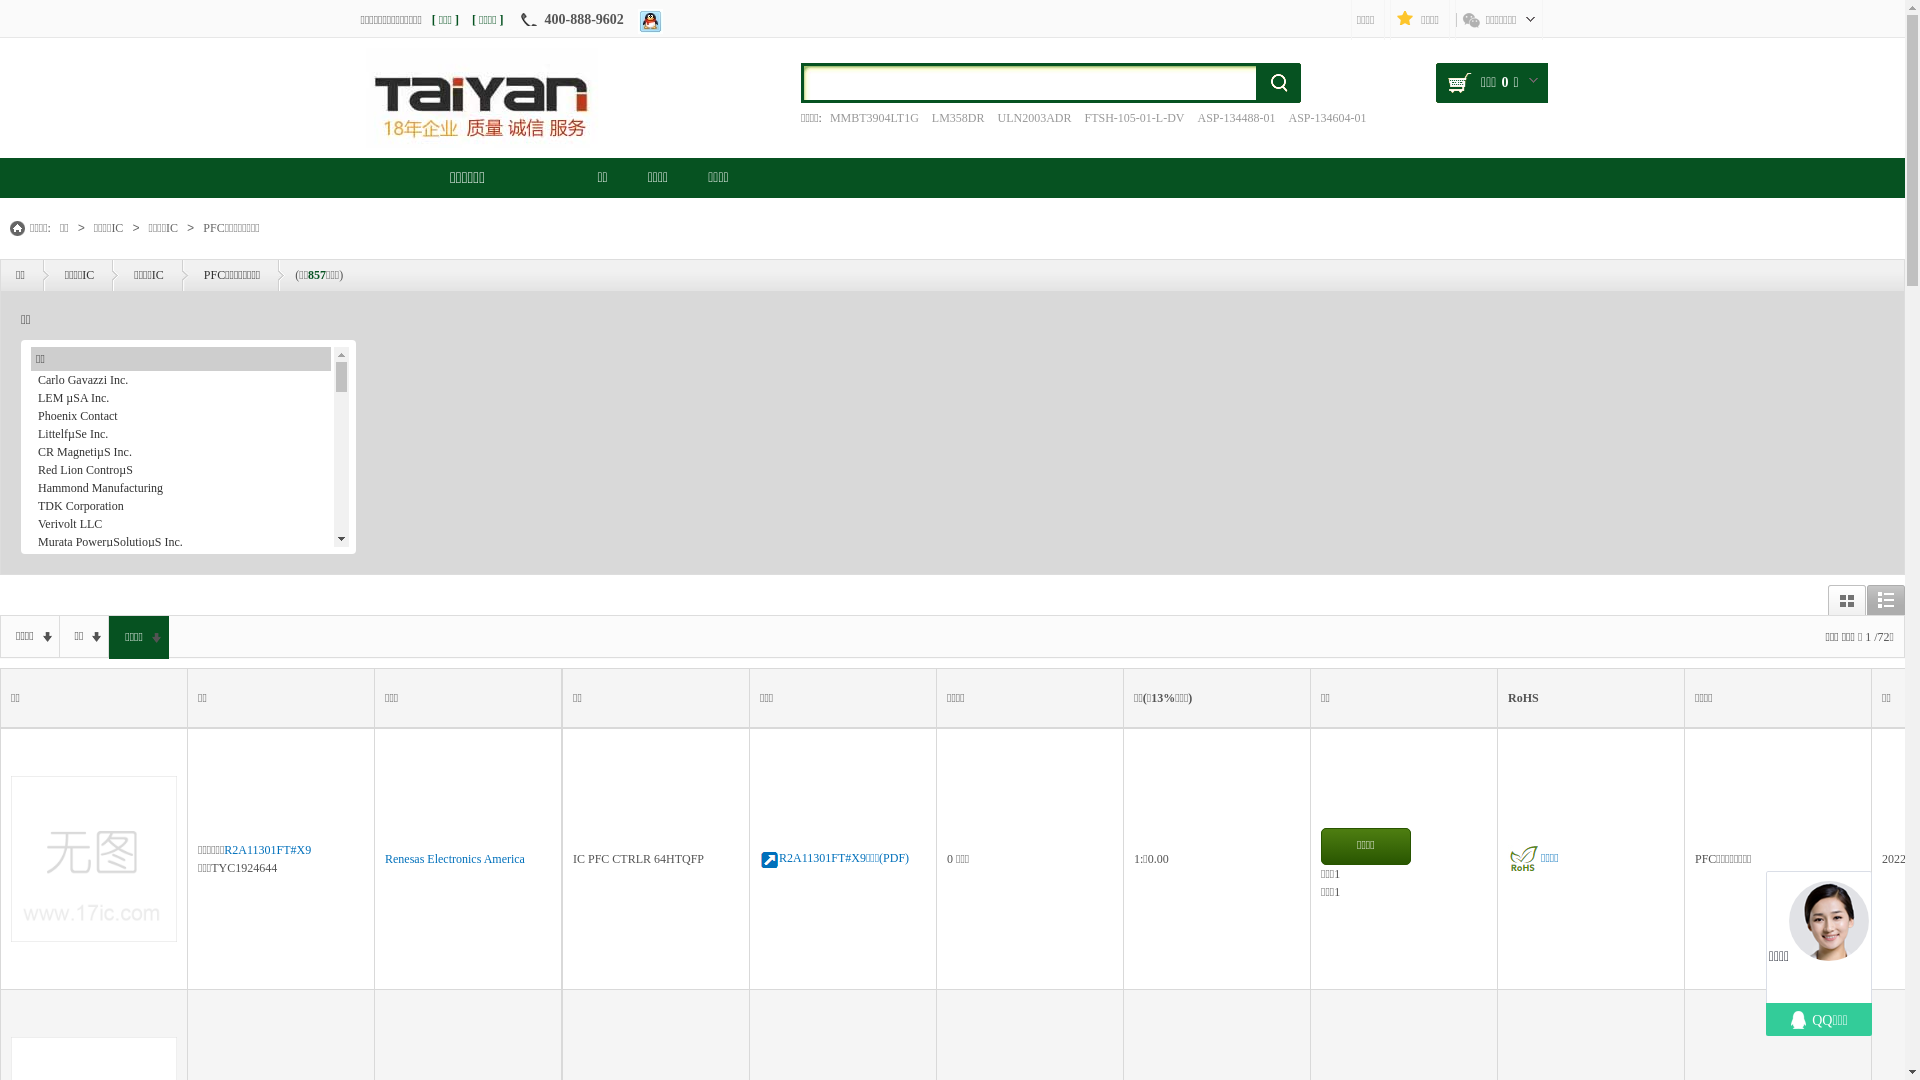 This screenshot has height=1080, width=1920. I want to click on 'TDK Corporation', so click(181, 504).